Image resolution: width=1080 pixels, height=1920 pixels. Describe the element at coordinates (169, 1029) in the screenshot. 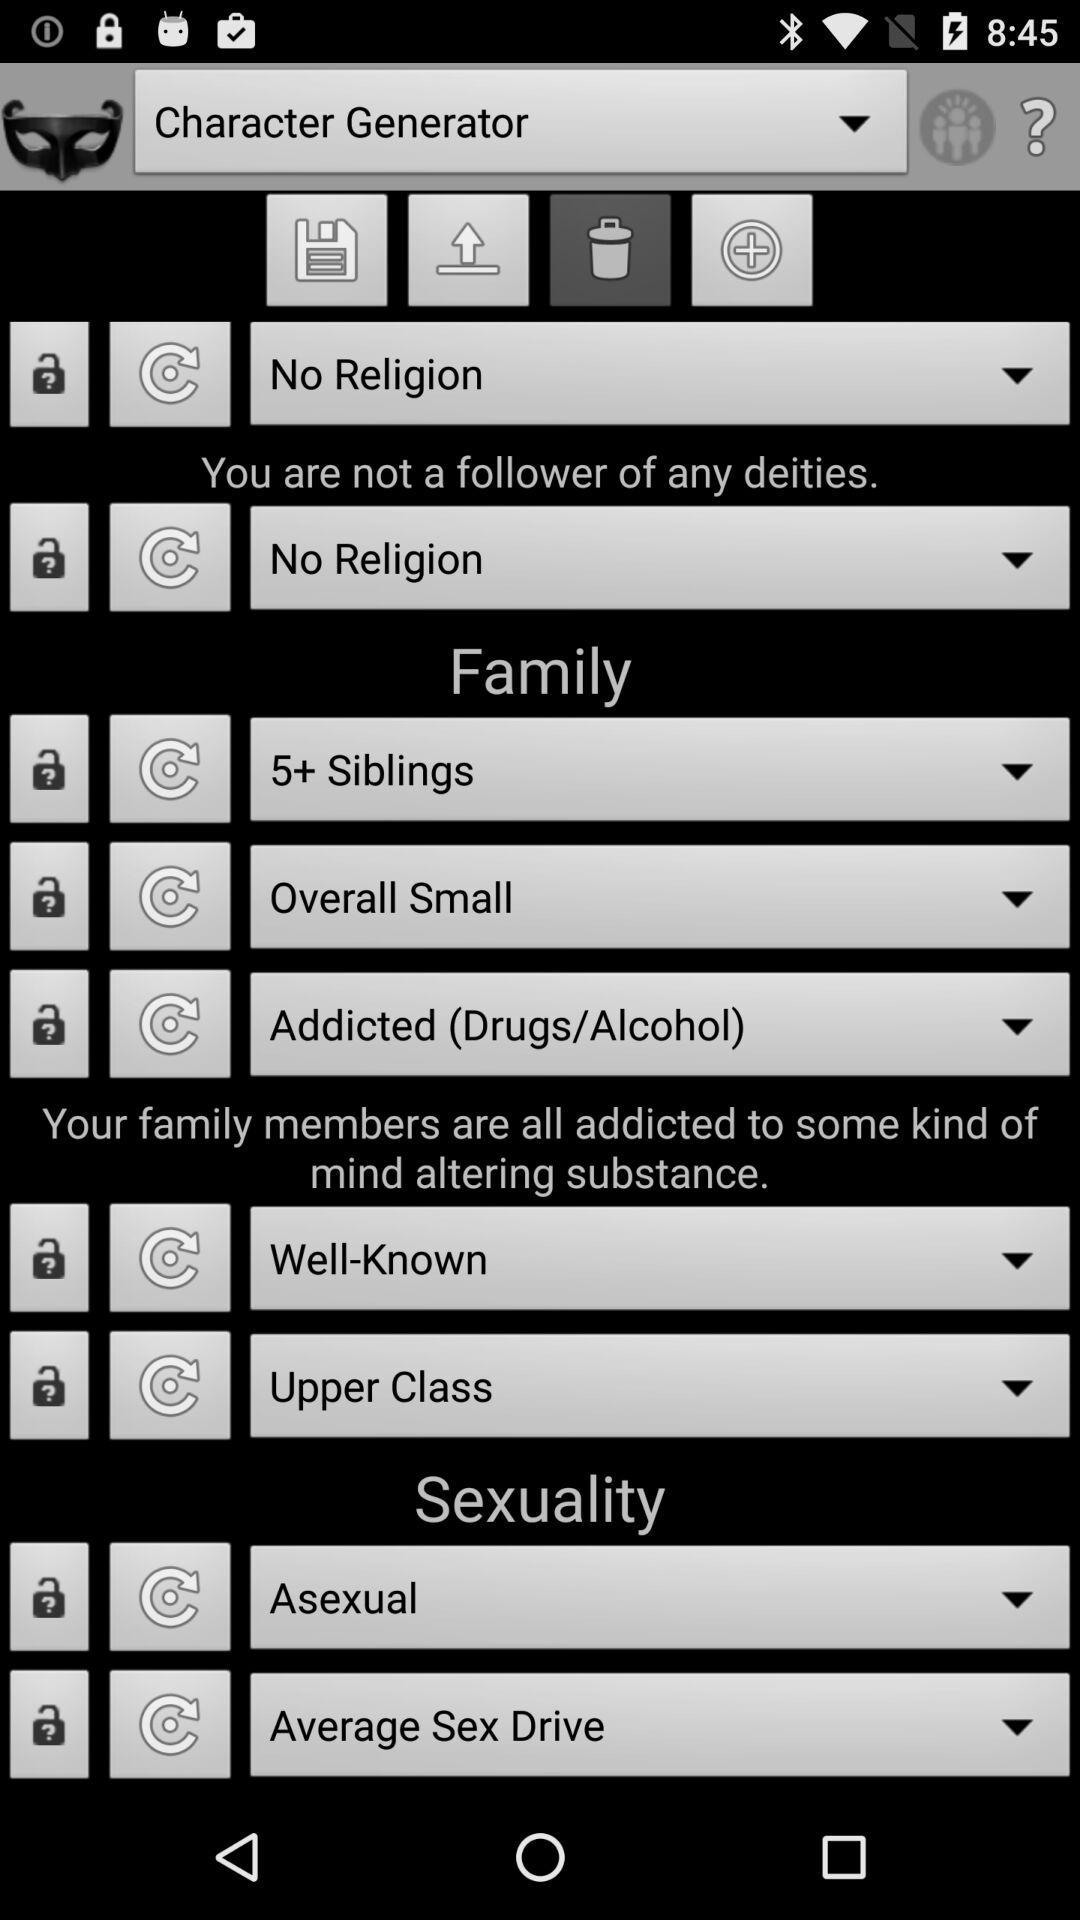

I see `randomize family trait` at that location.